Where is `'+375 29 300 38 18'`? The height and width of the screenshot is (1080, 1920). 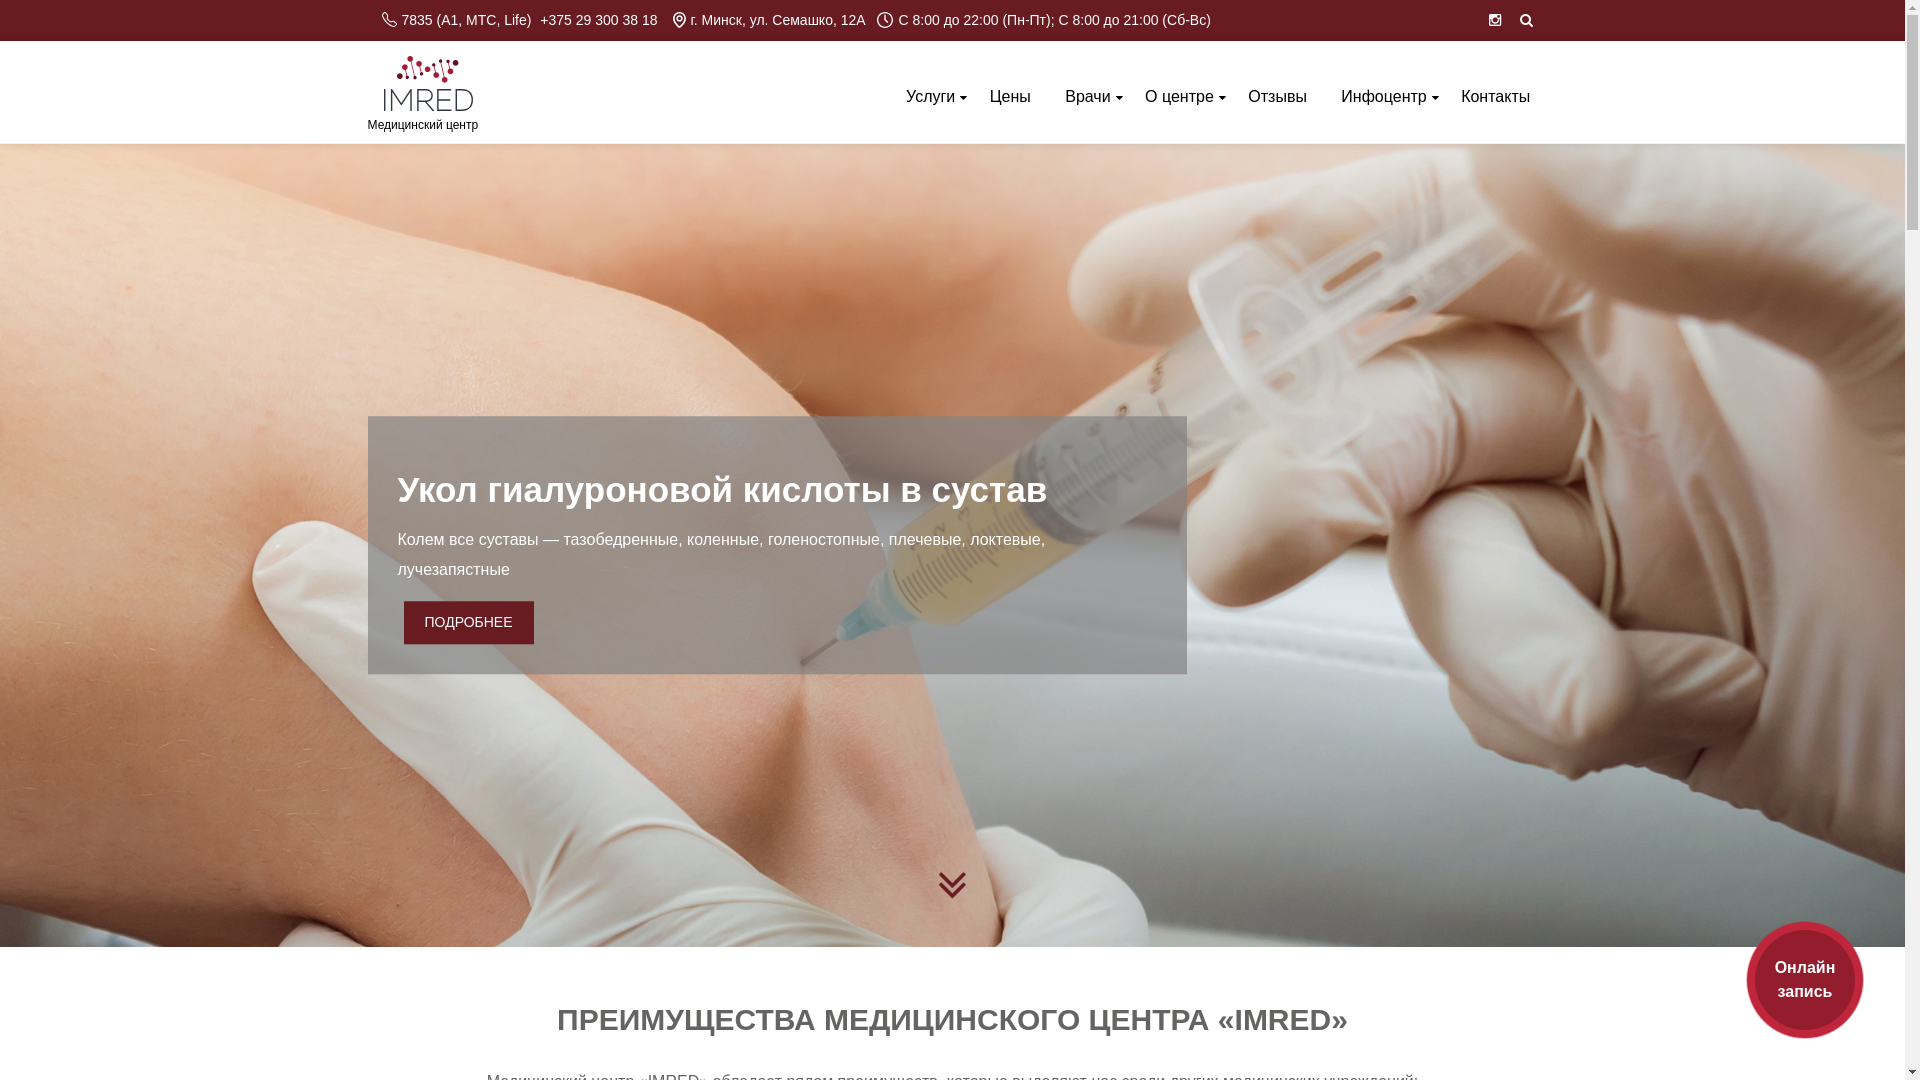 '+375 29 300 38 18' is located at coordinates (539, 20).